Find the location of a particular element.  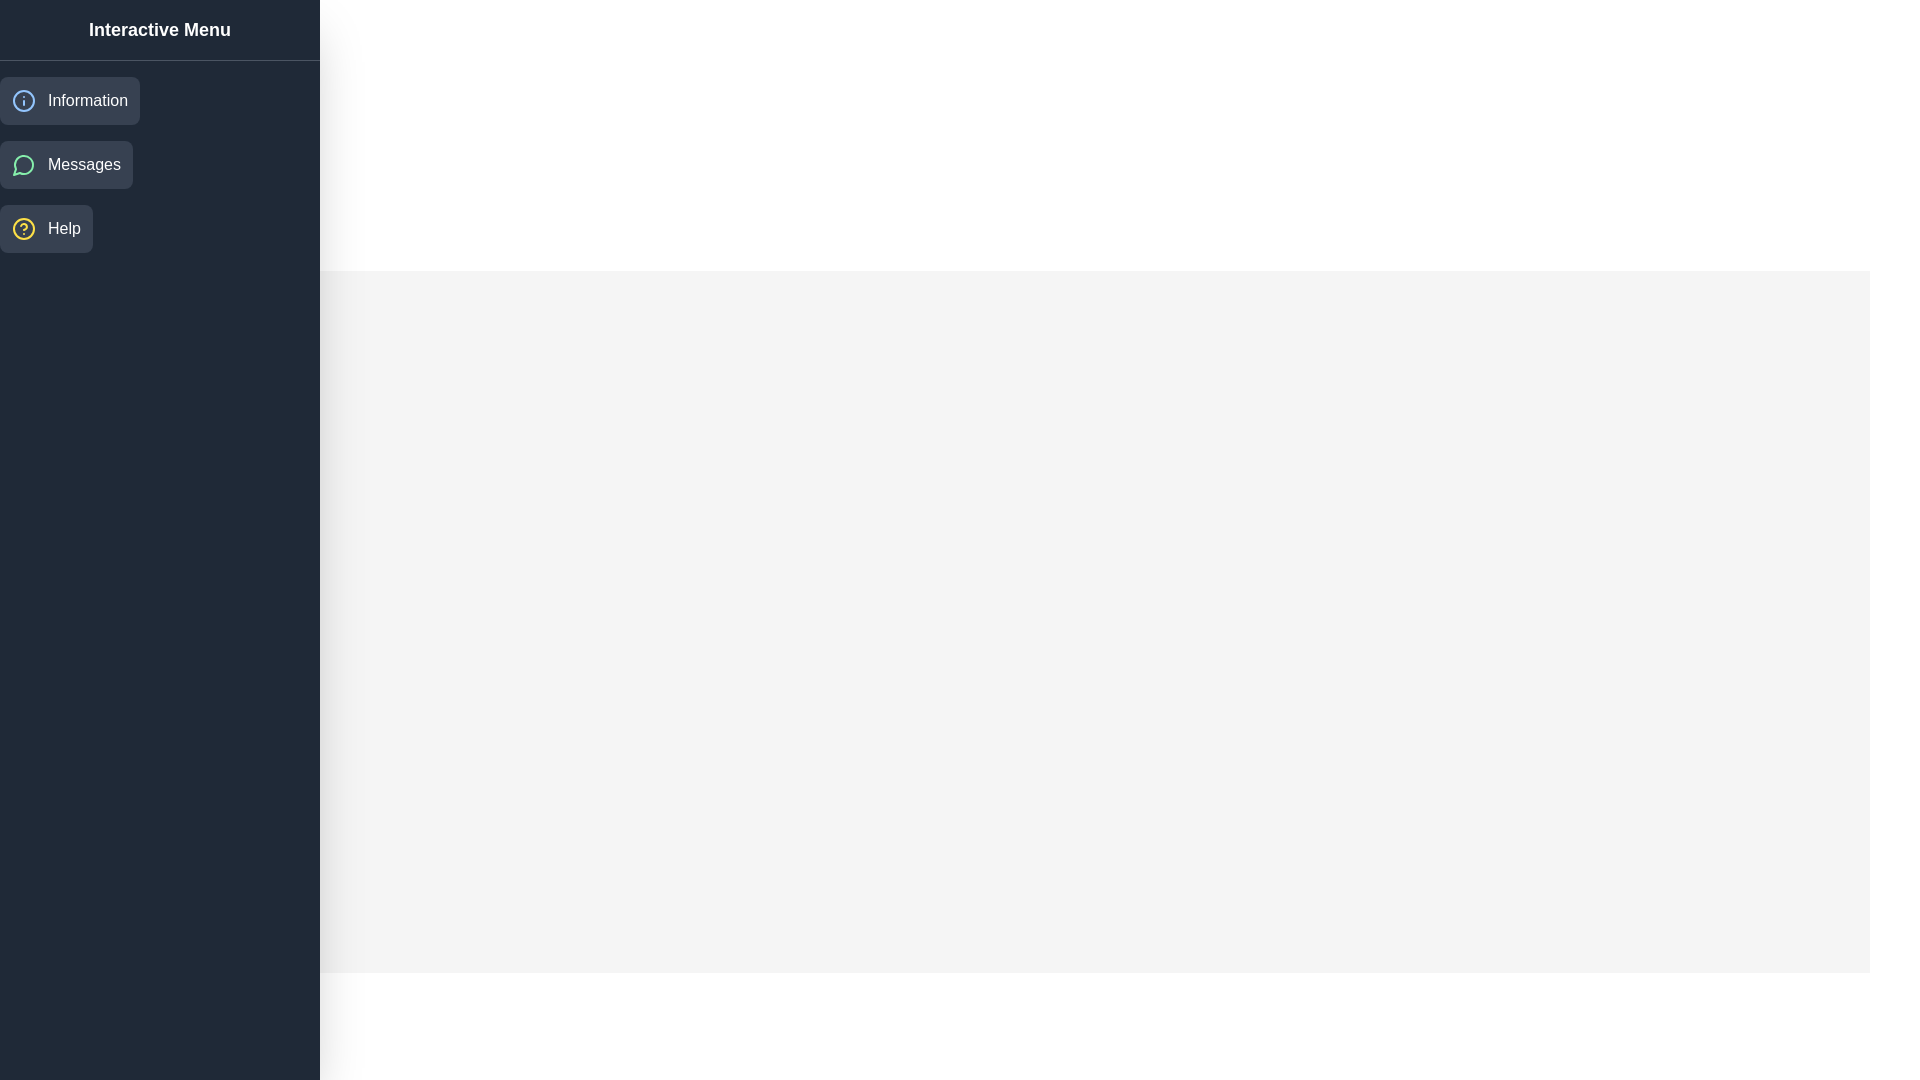

the Text label in the sidebar, which is the third menu item below 'Information' and 'Messages' is located at coordinates (64, 227).